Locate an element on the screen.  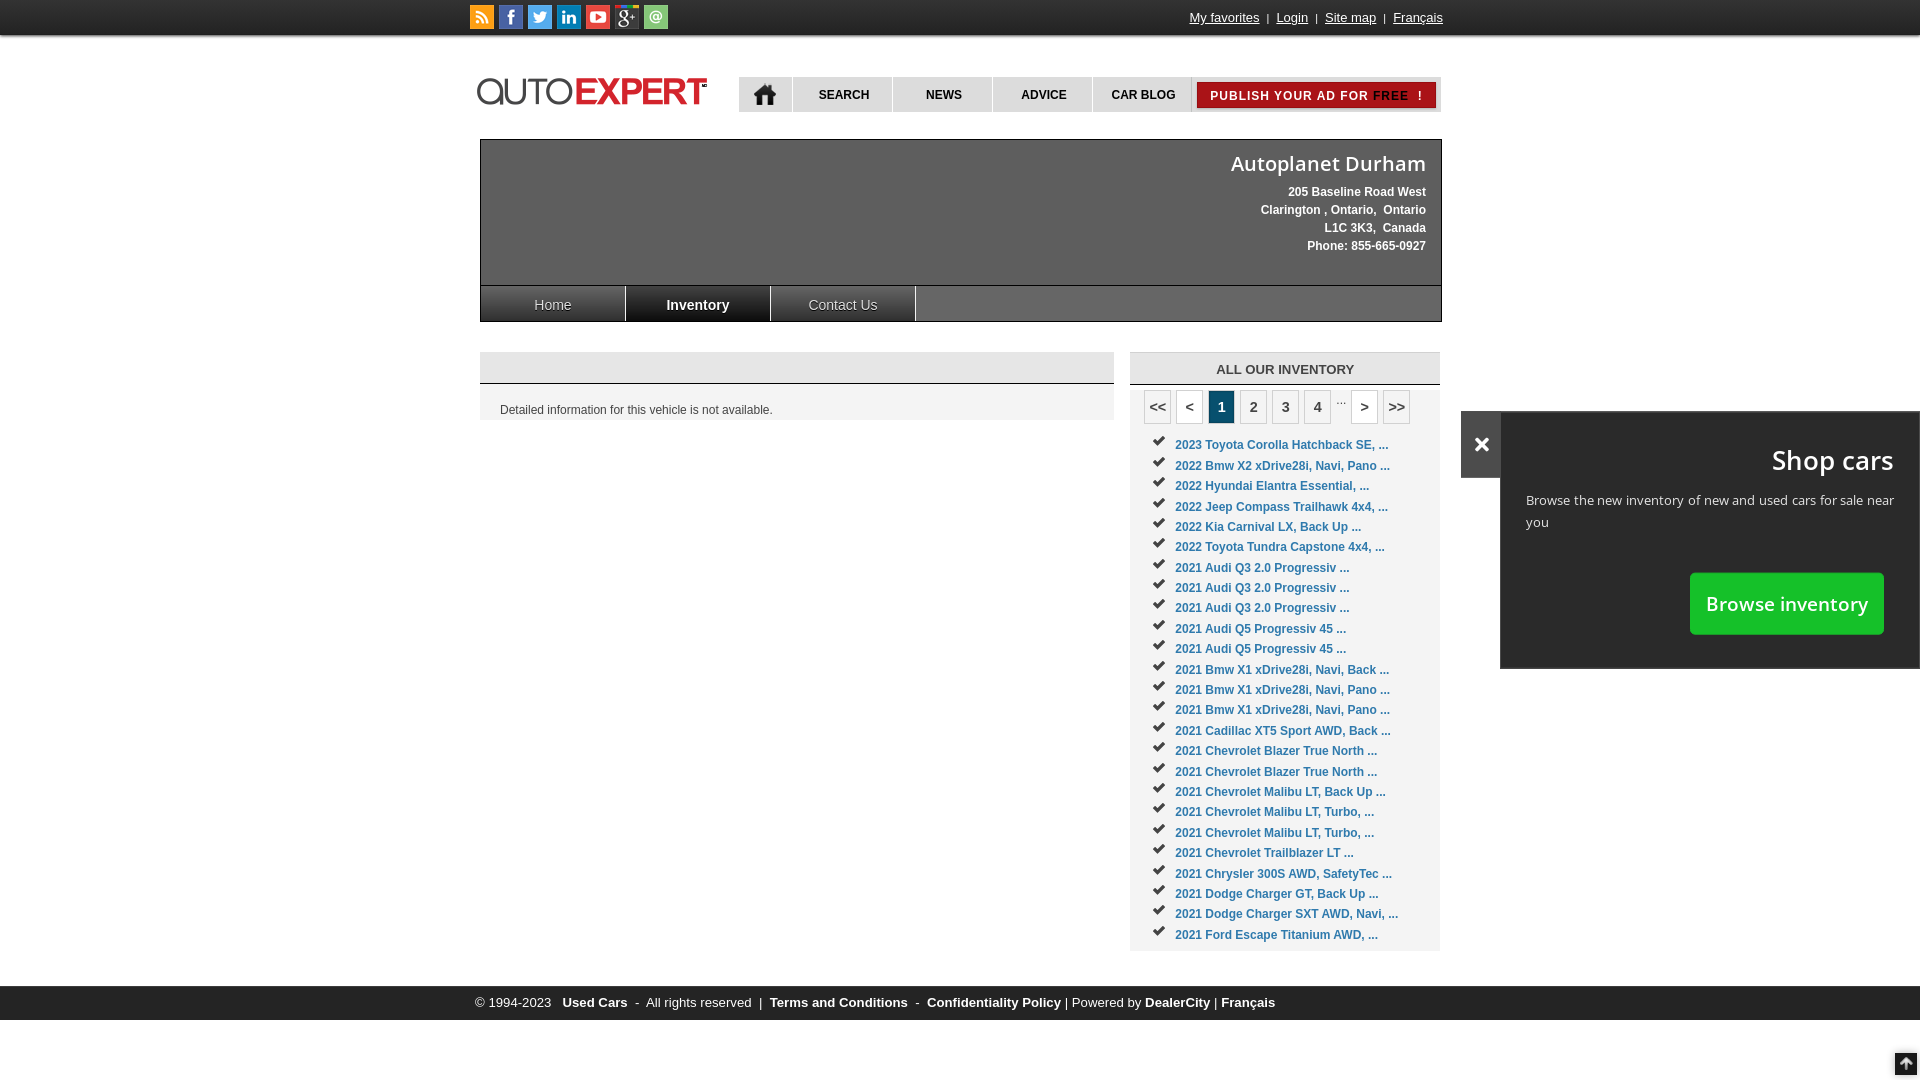
'1' is located at coordinates (1220, 406).